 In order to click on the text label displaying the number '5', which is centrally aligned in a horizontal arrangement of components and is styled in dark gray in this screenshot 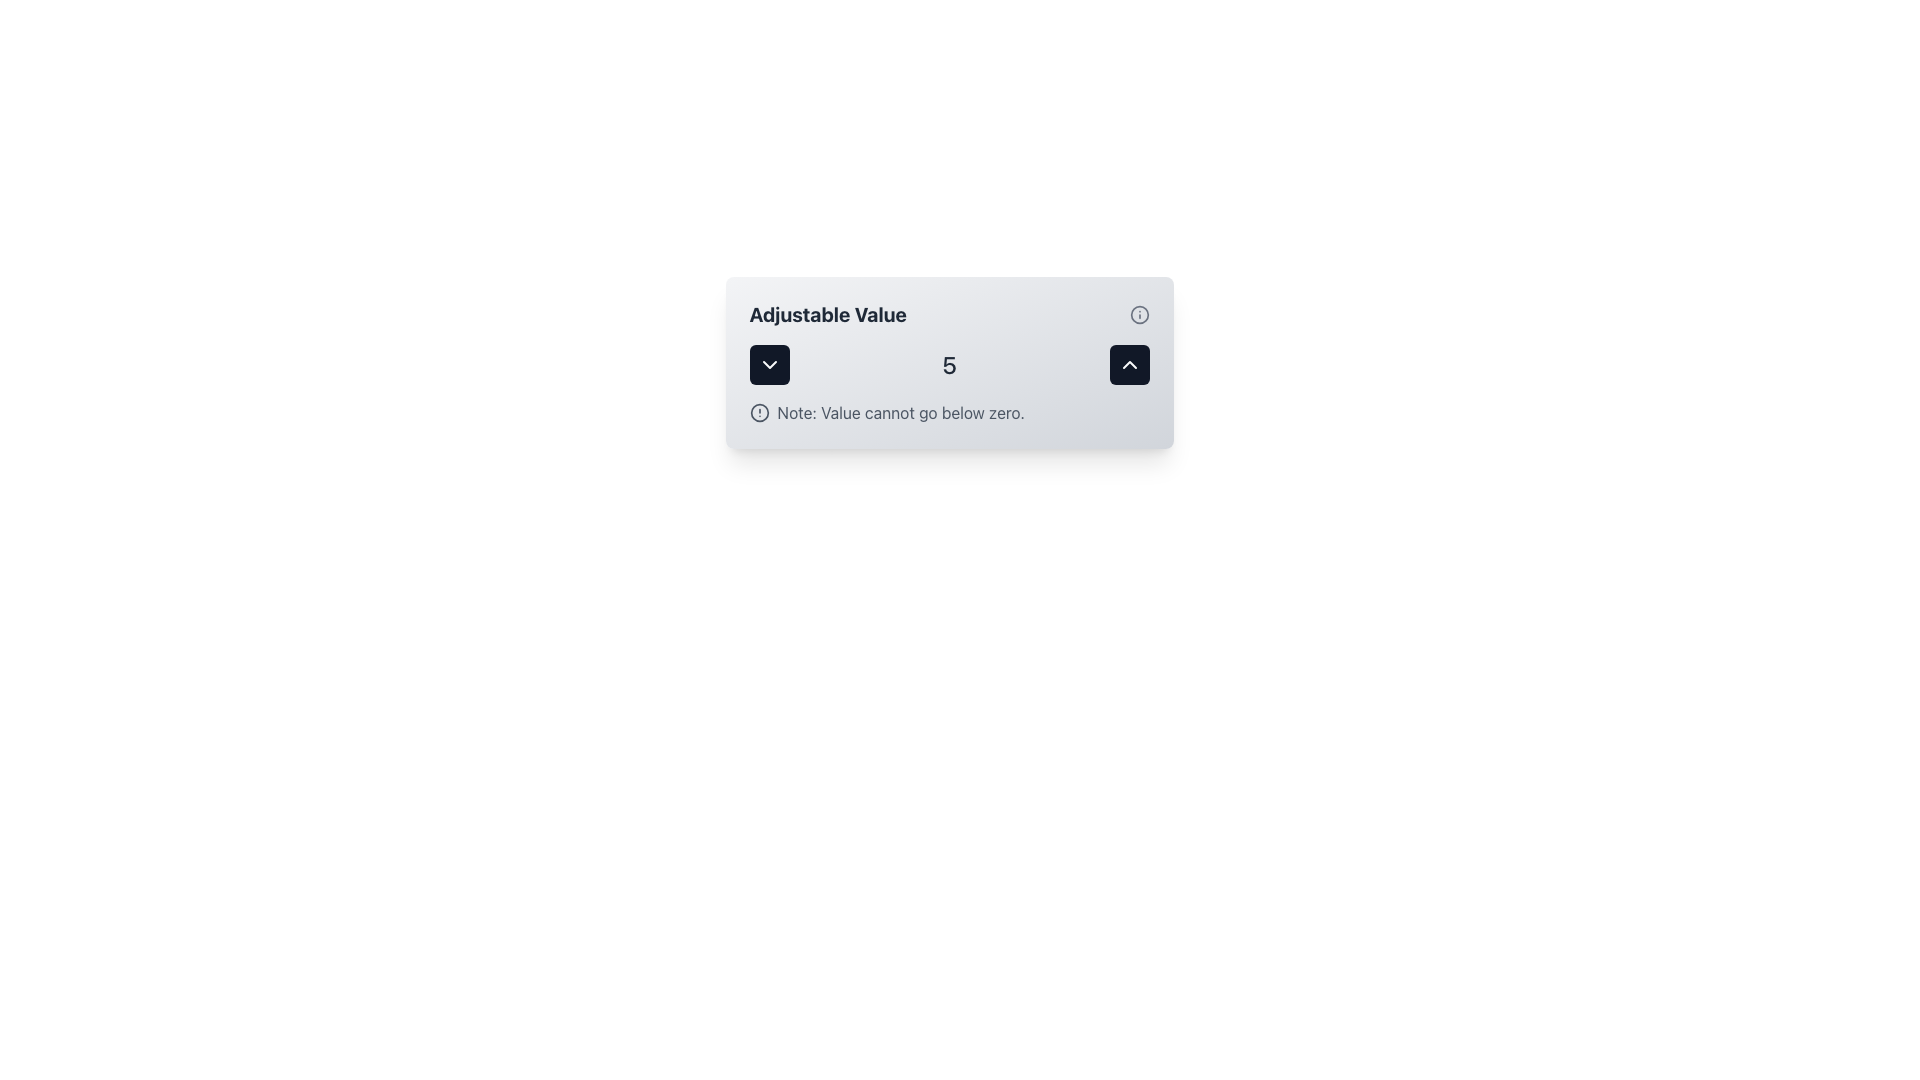, I will do `click(948, 365)`.